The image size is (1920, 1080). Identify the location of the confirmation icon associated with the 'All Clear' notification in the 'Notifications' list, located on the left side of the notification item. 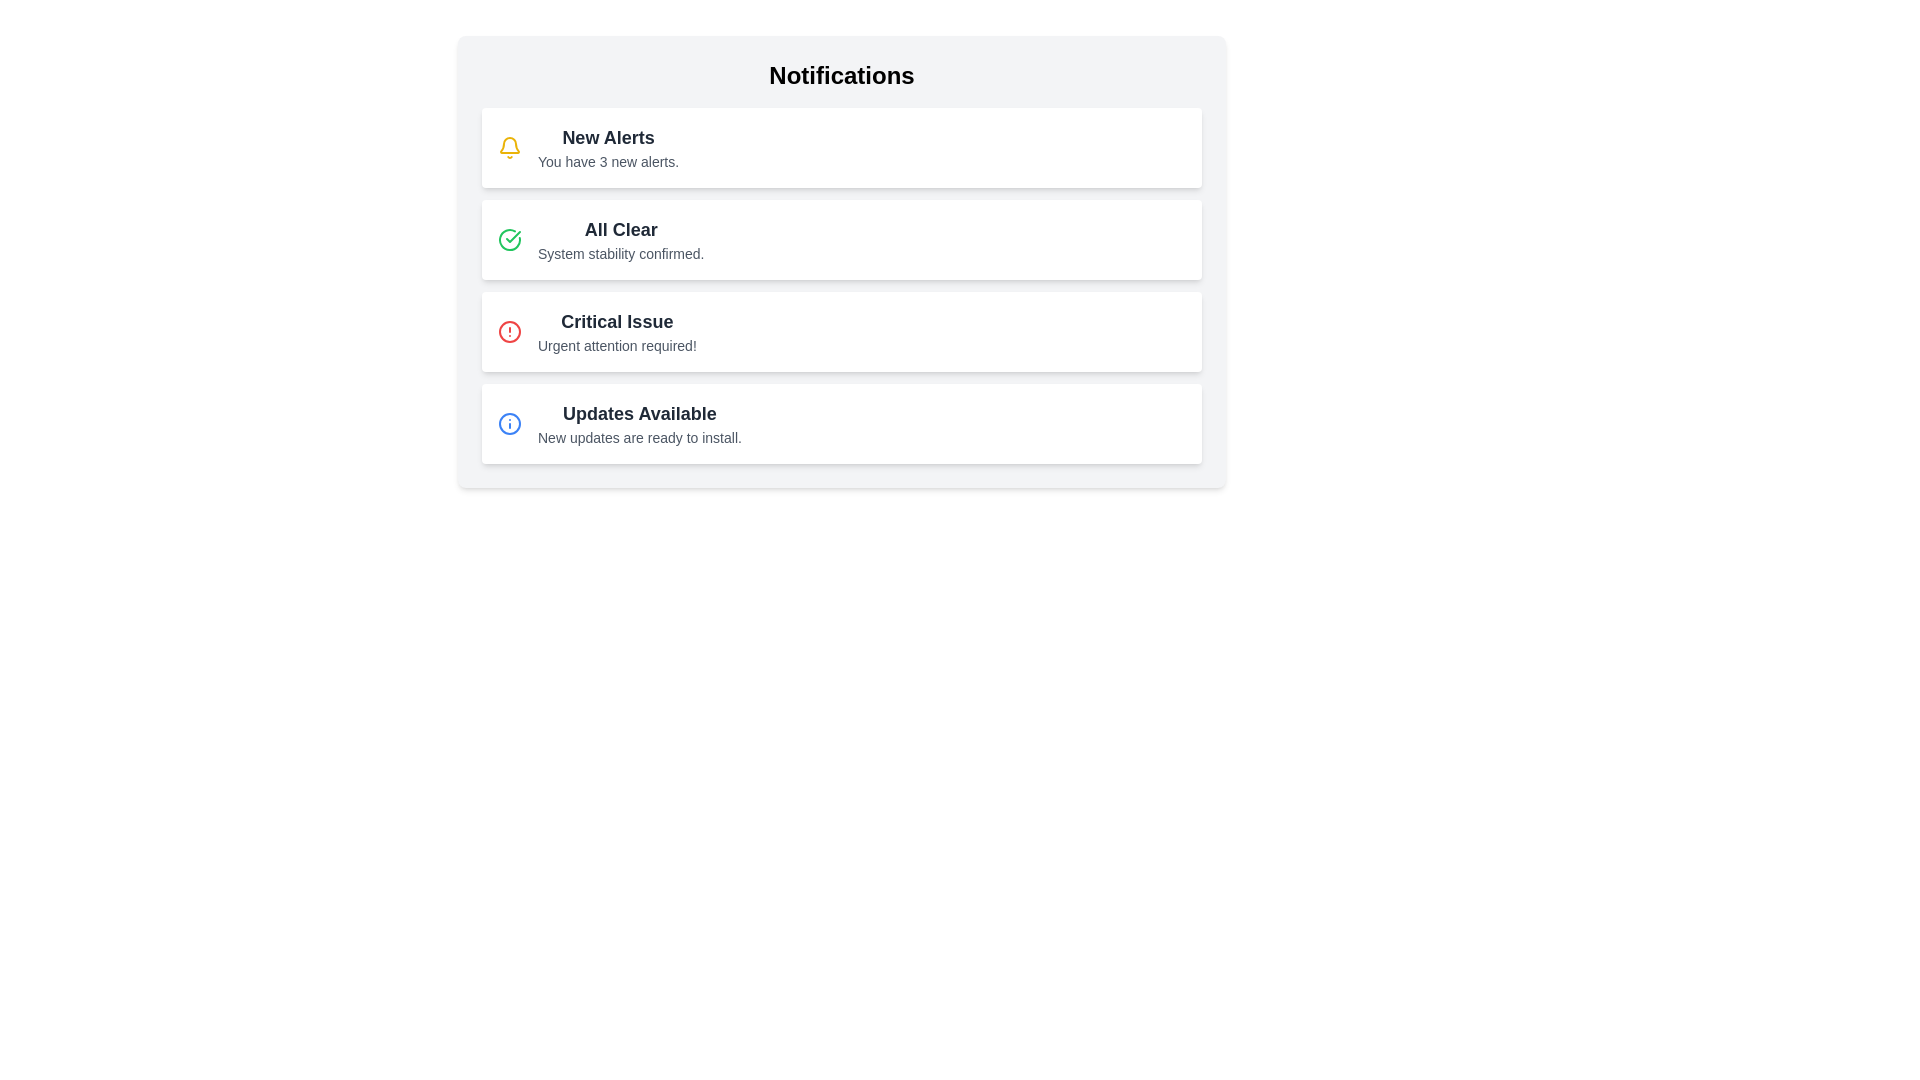
(513, 235).